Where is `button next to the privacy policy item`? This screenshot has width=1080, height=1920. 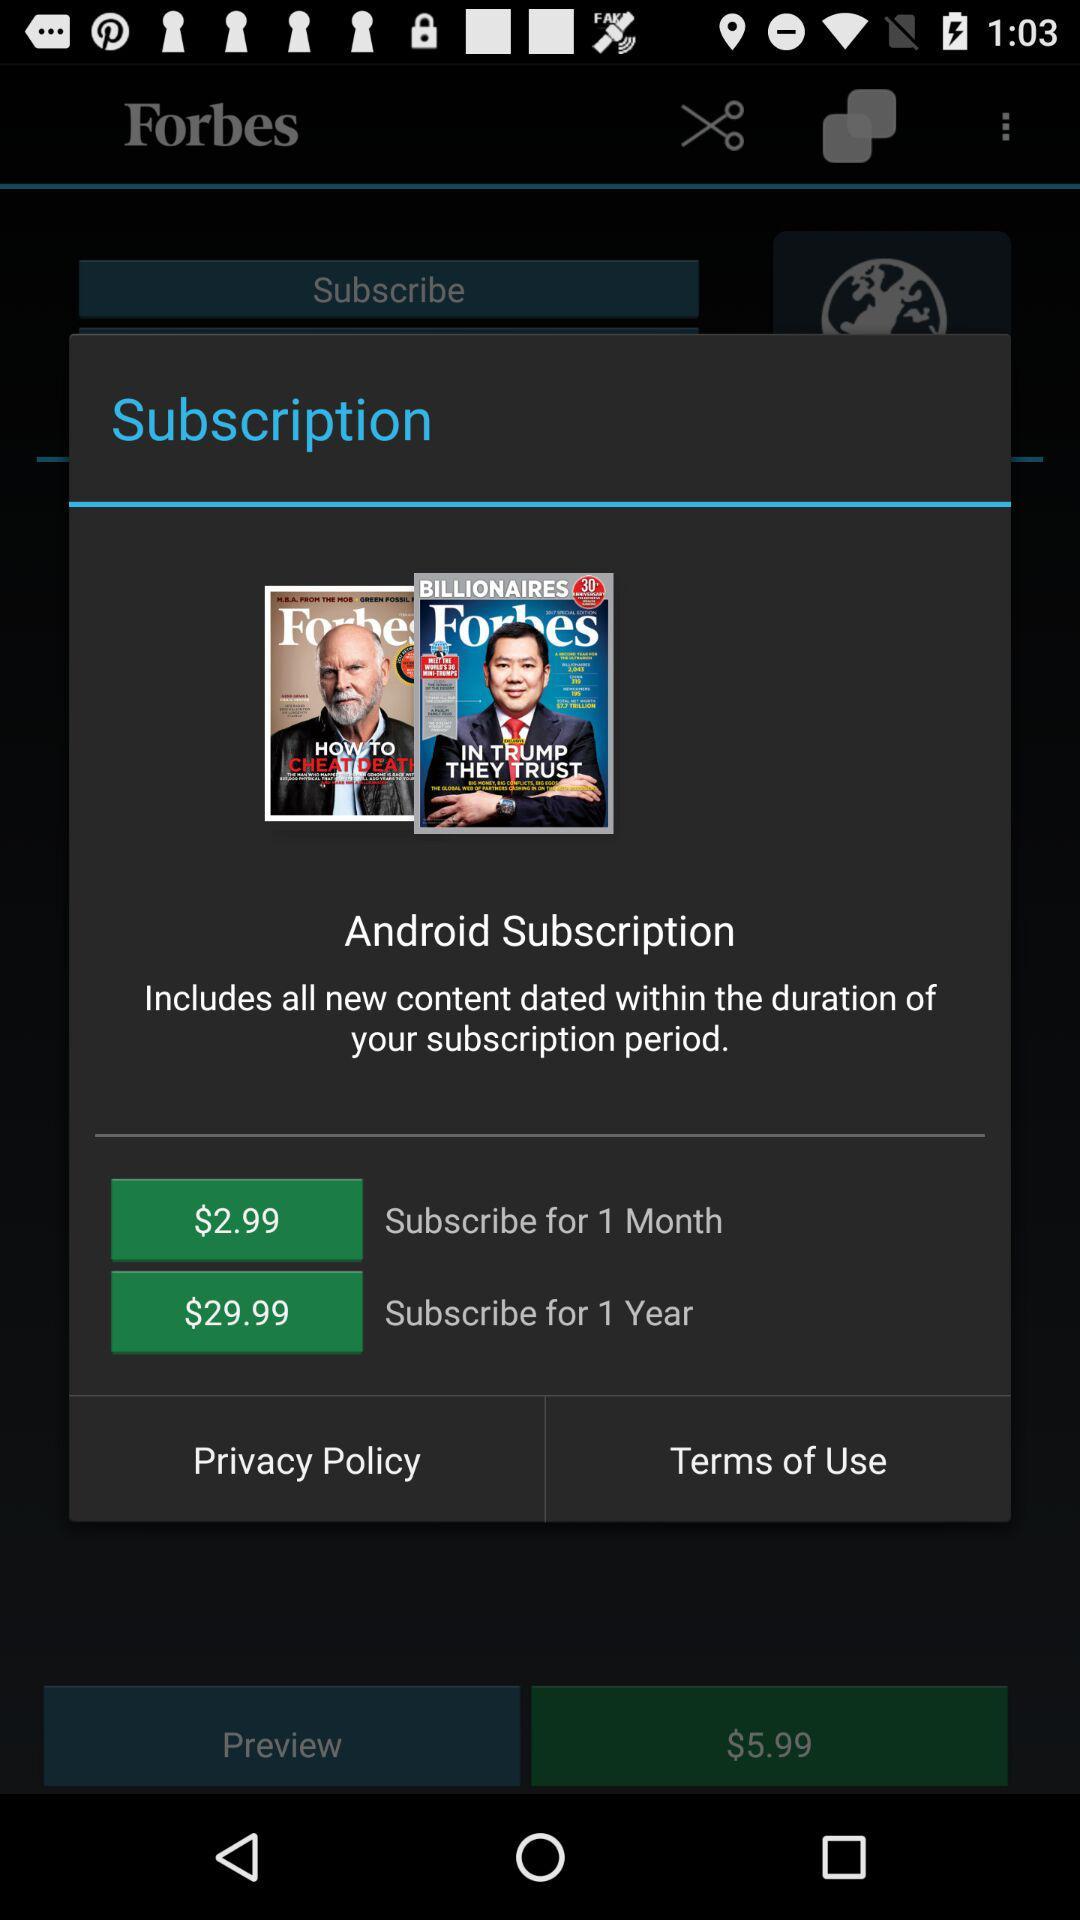 button next to the privacy policy item is located at coordinates (777, 1459).